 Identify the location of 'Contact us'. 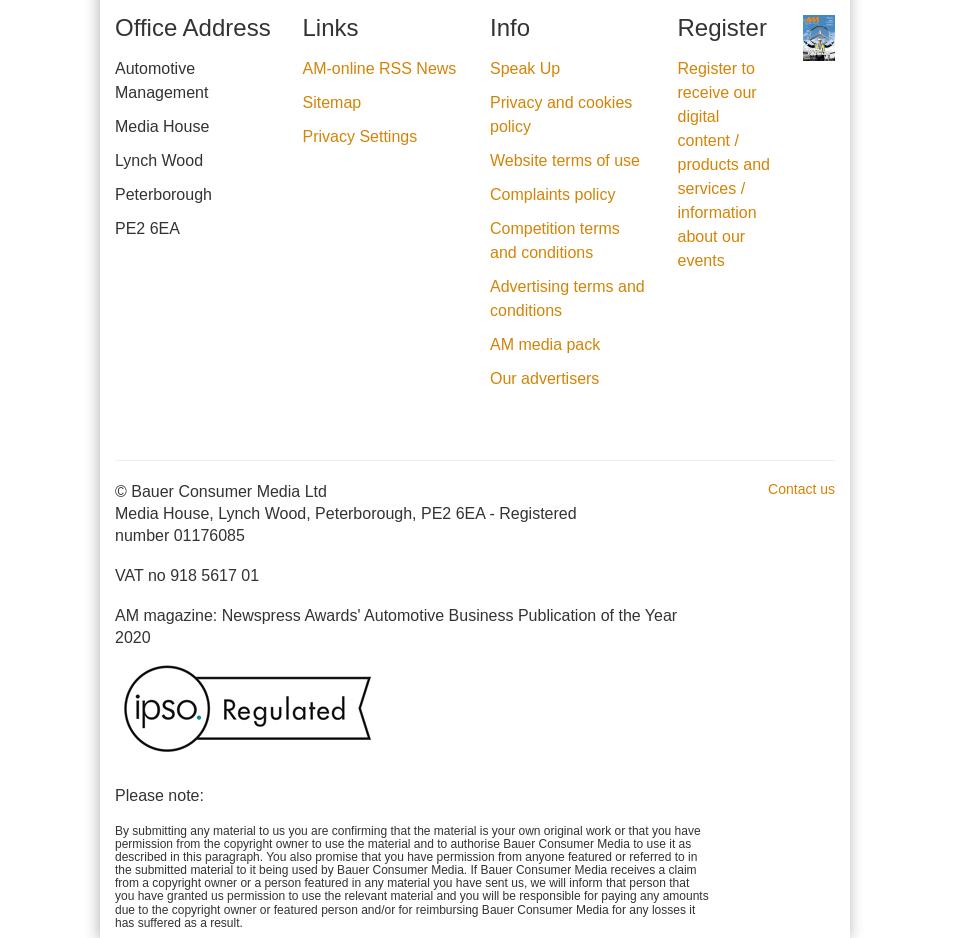
(801, 488).